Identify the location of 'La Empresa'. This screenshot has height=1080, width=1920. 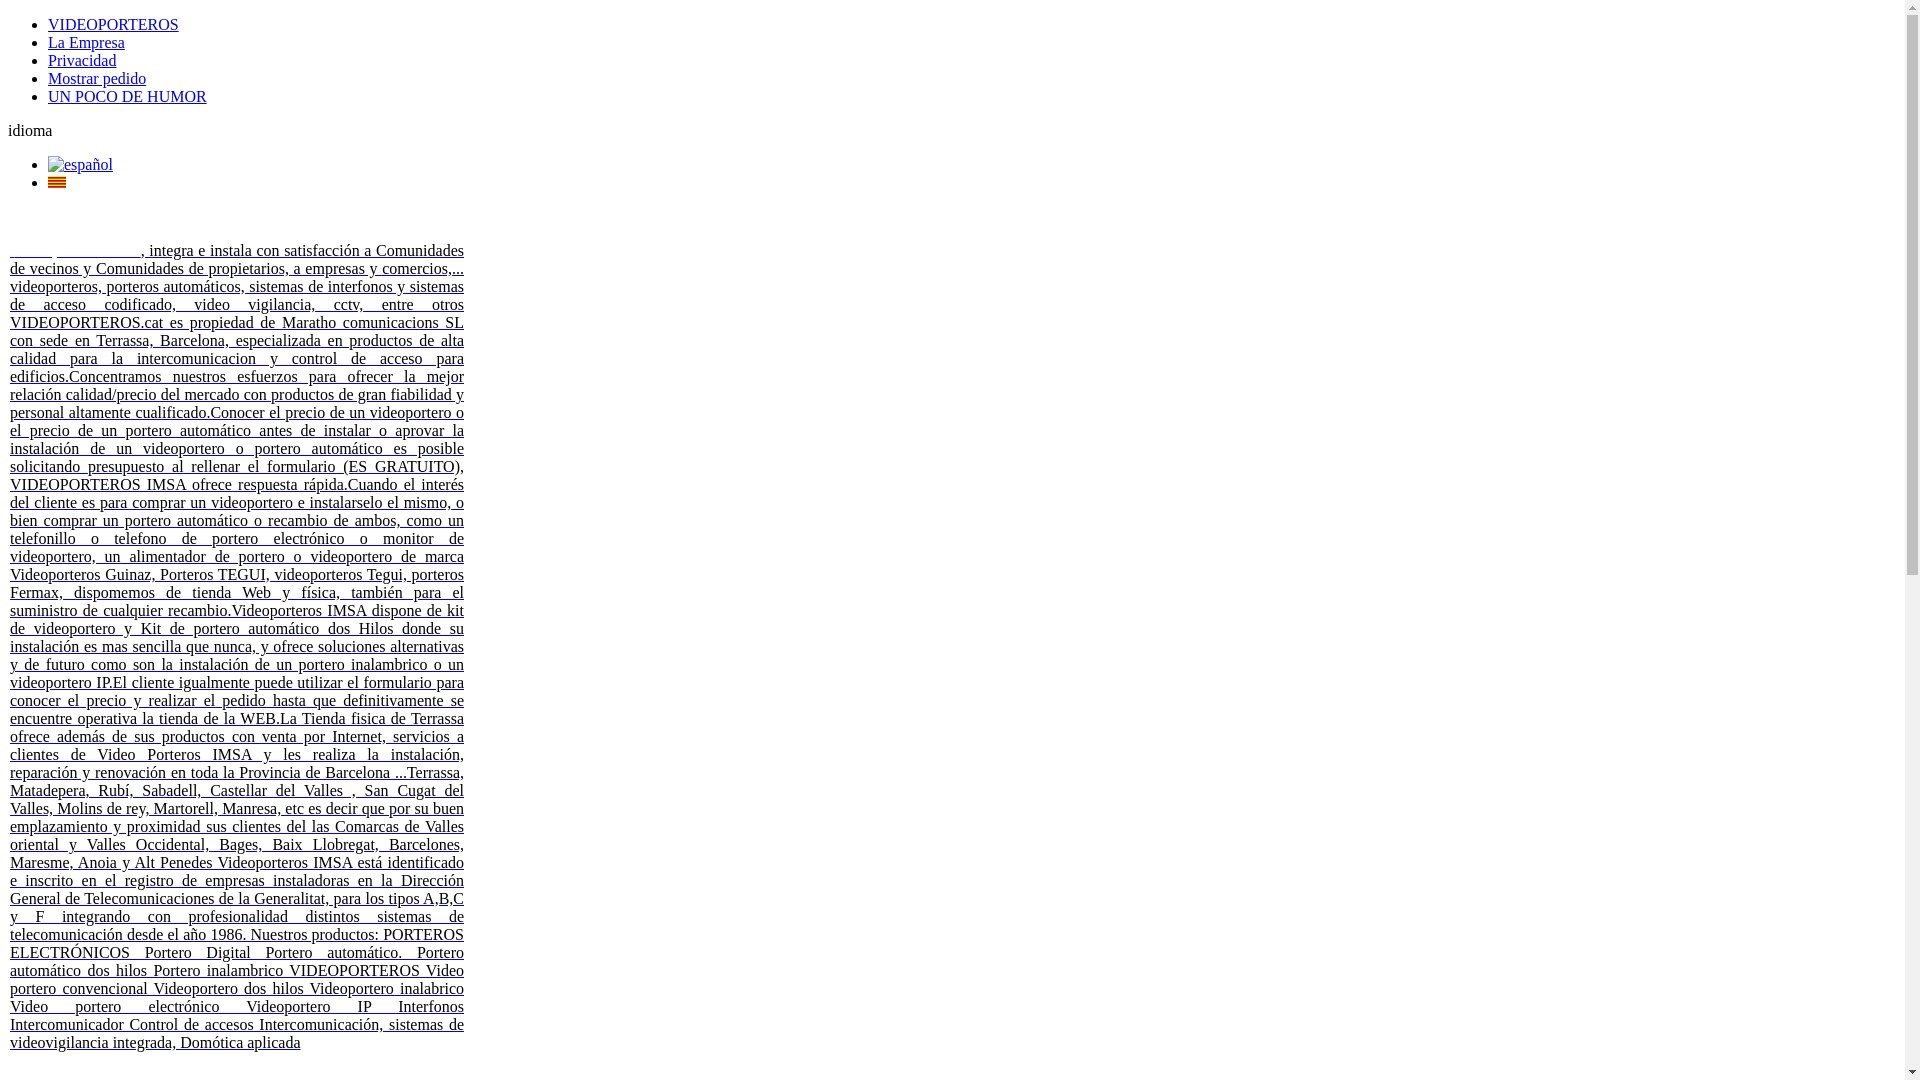
(85, 42).